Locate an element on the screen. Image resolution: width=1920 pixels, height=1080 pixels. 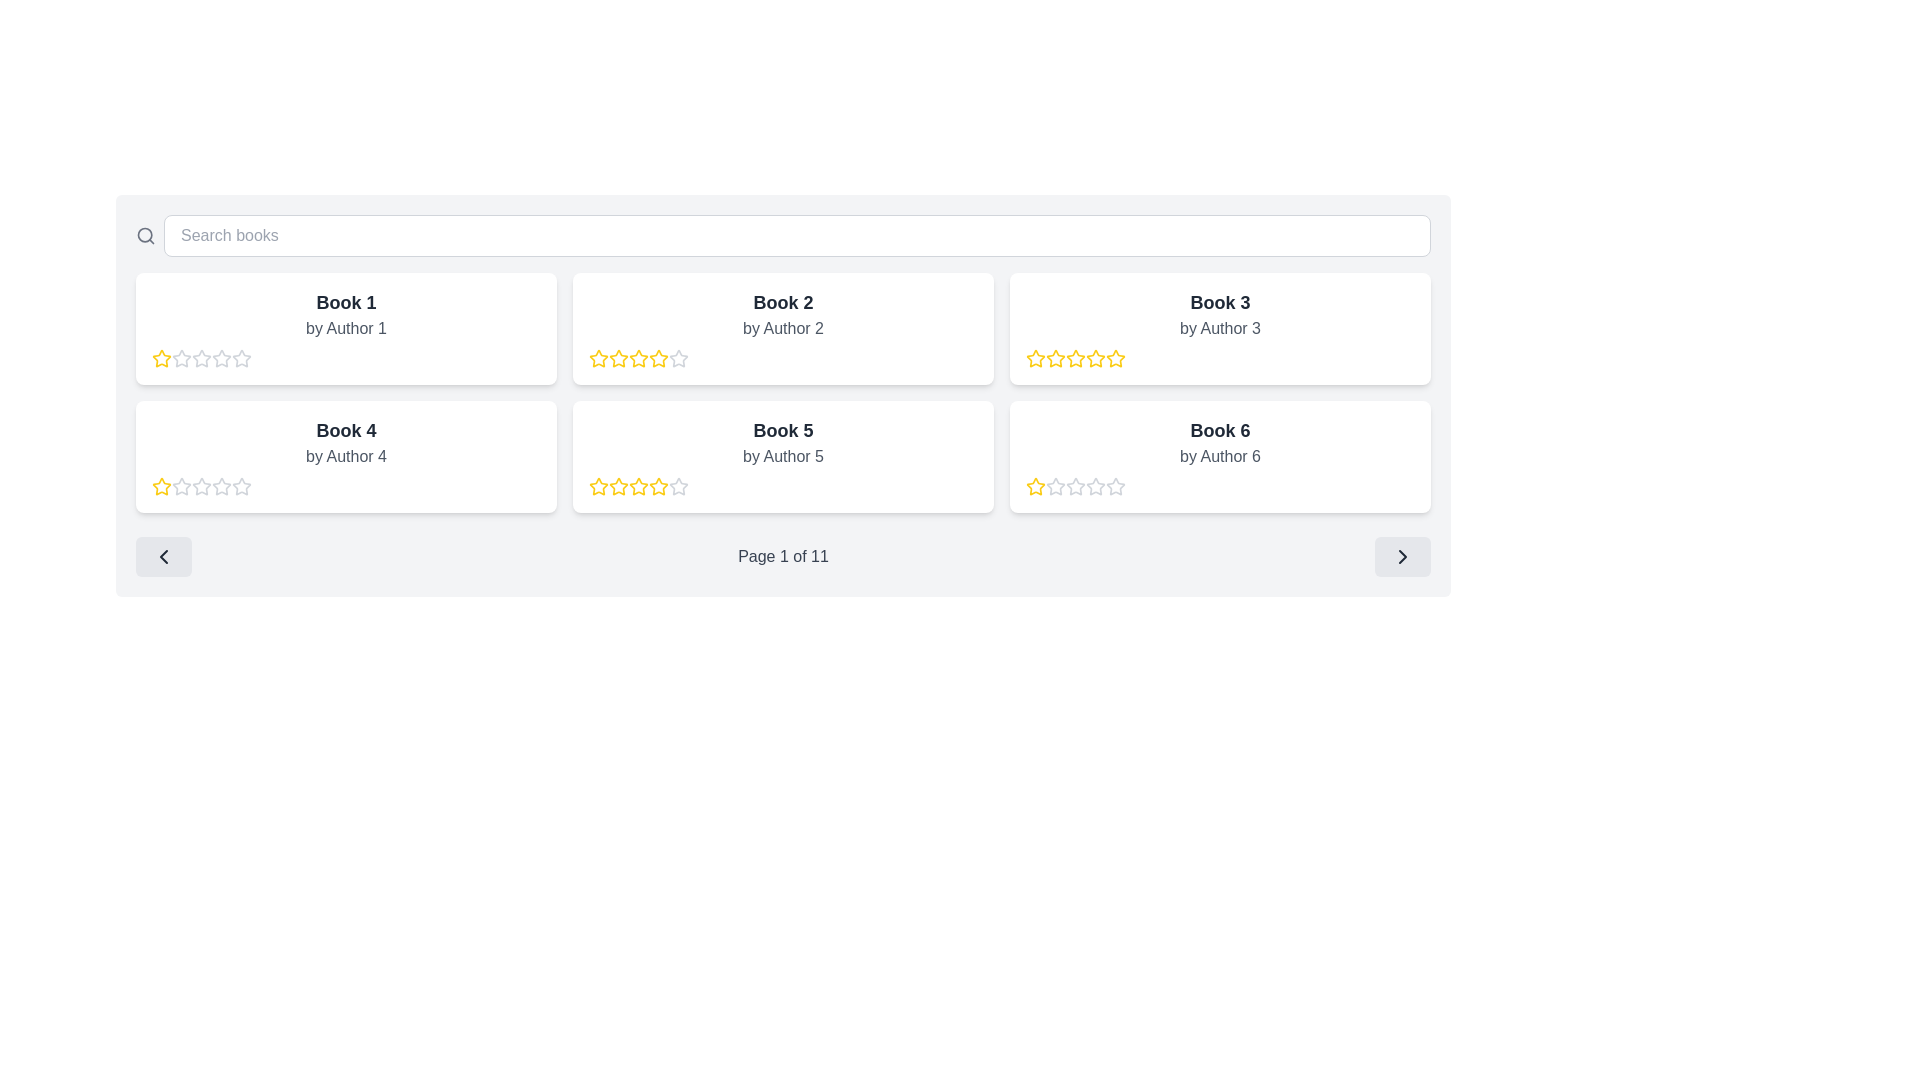
the yellow five-pointed star icon with a white center to give a one-star rating for 'Book 4' by 'Author 4' is located at coordinates (162, 486).